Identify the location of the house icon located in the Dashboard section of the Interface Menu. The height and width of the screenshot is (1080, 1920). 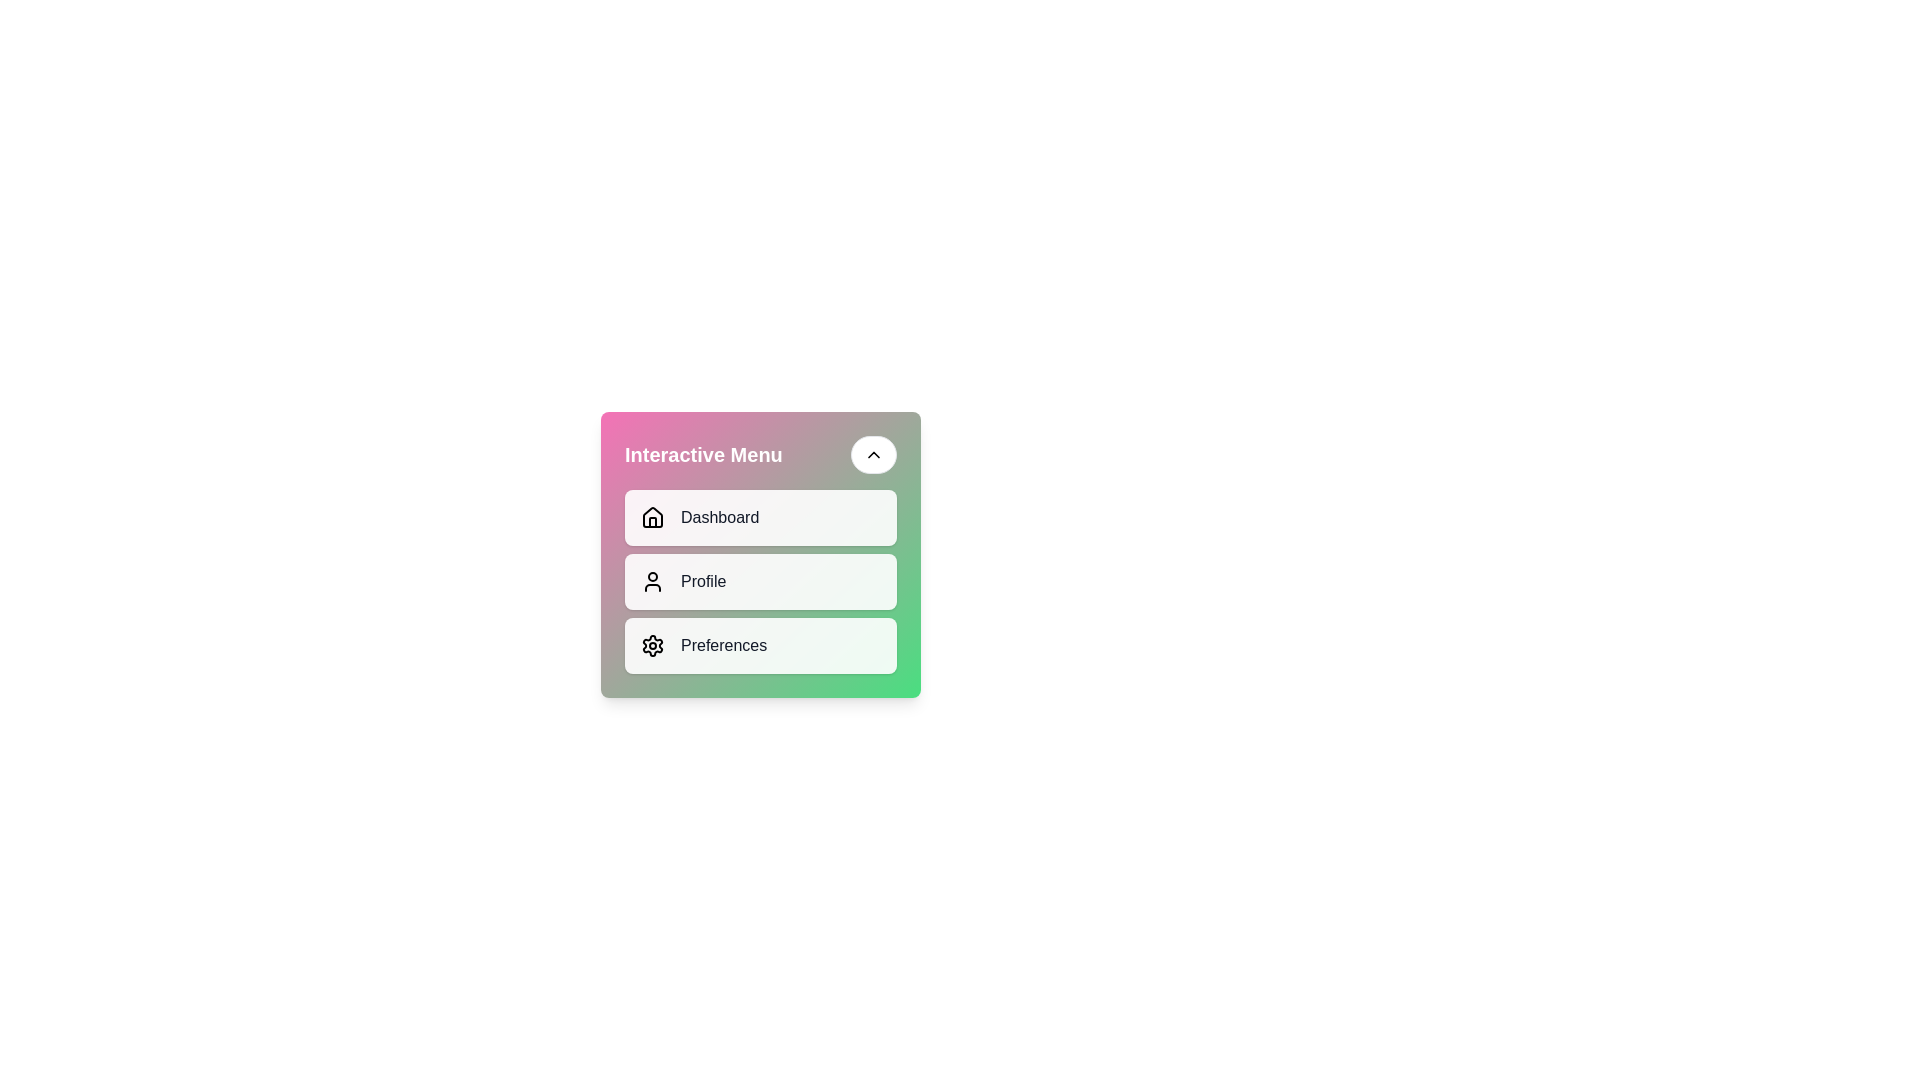
(652, 515).